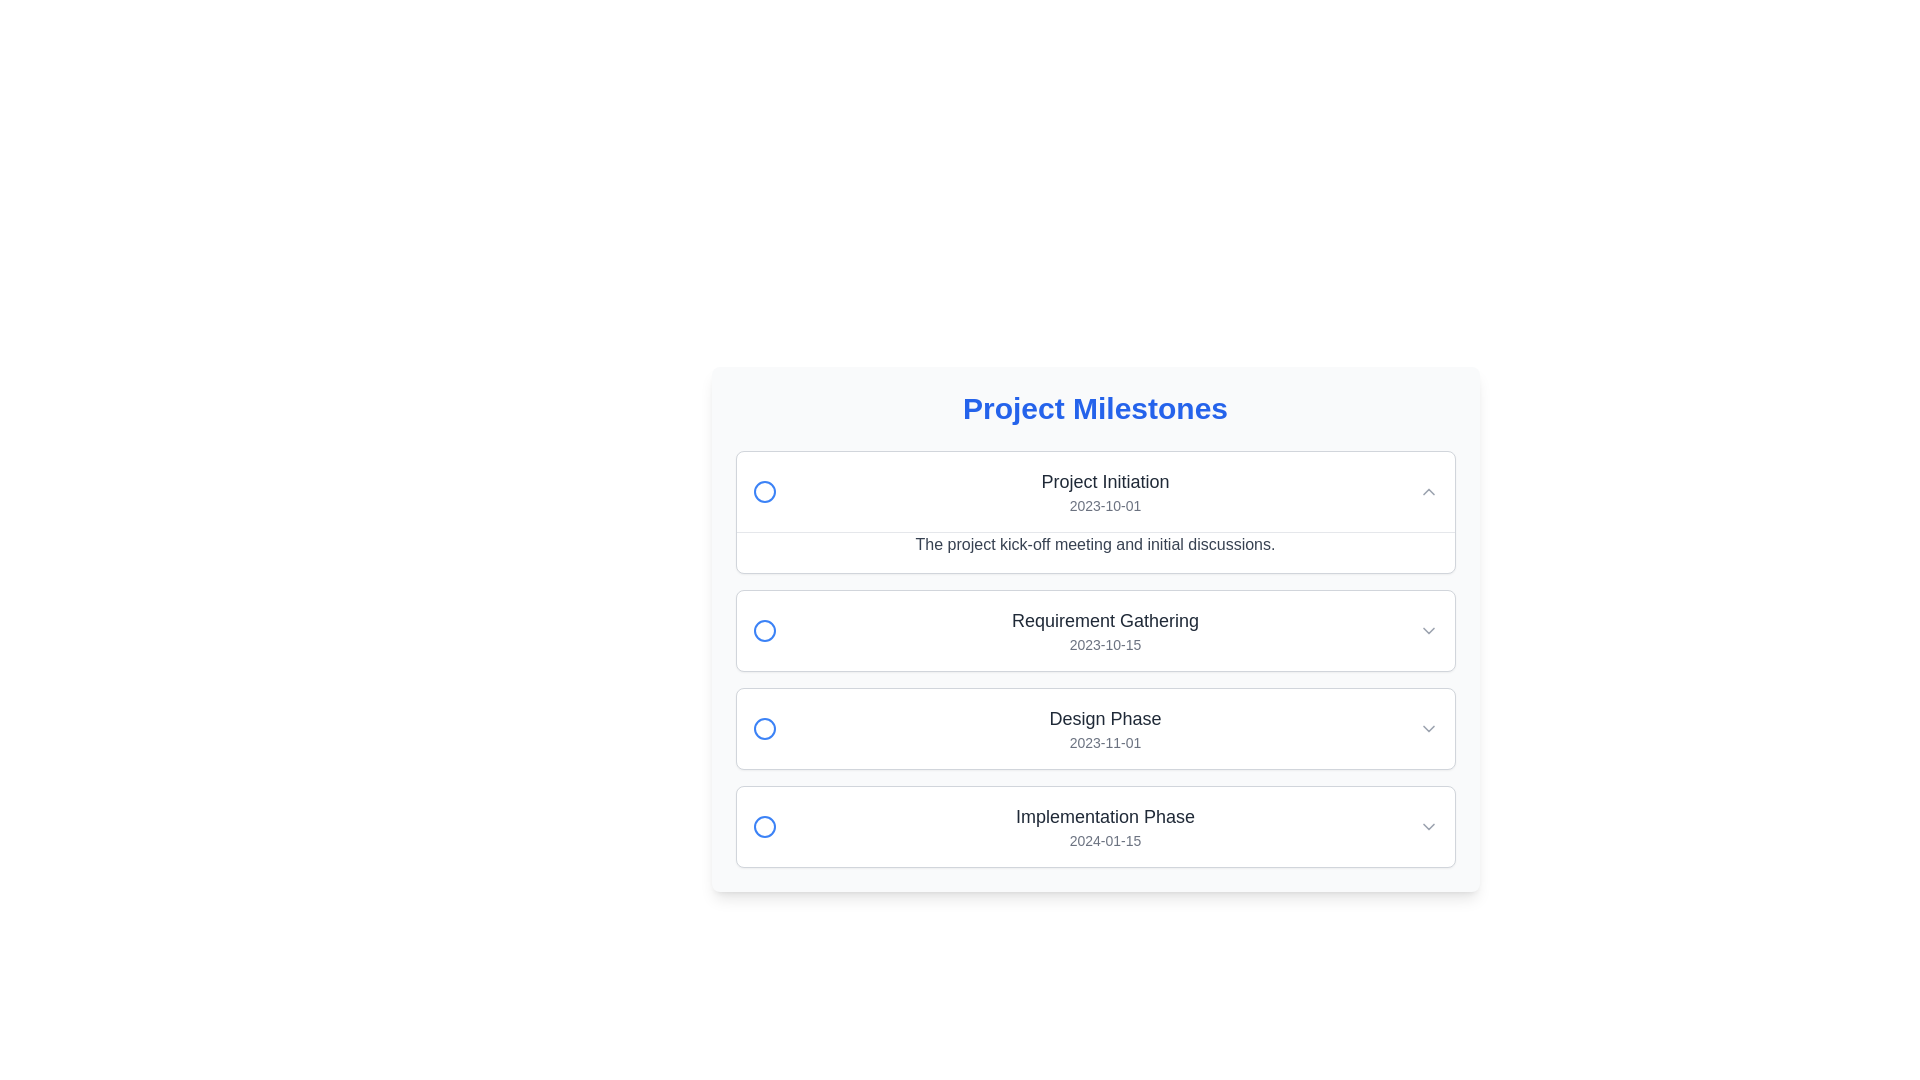  What do you see at coordinates (1427, 826) in the screenshot?
I see `the dropdown toggle icon located at the far right of the row associated with 'Implementation Phase' and '2024-01-15' to observe visual feedback` at bounding box center [1427, 826].